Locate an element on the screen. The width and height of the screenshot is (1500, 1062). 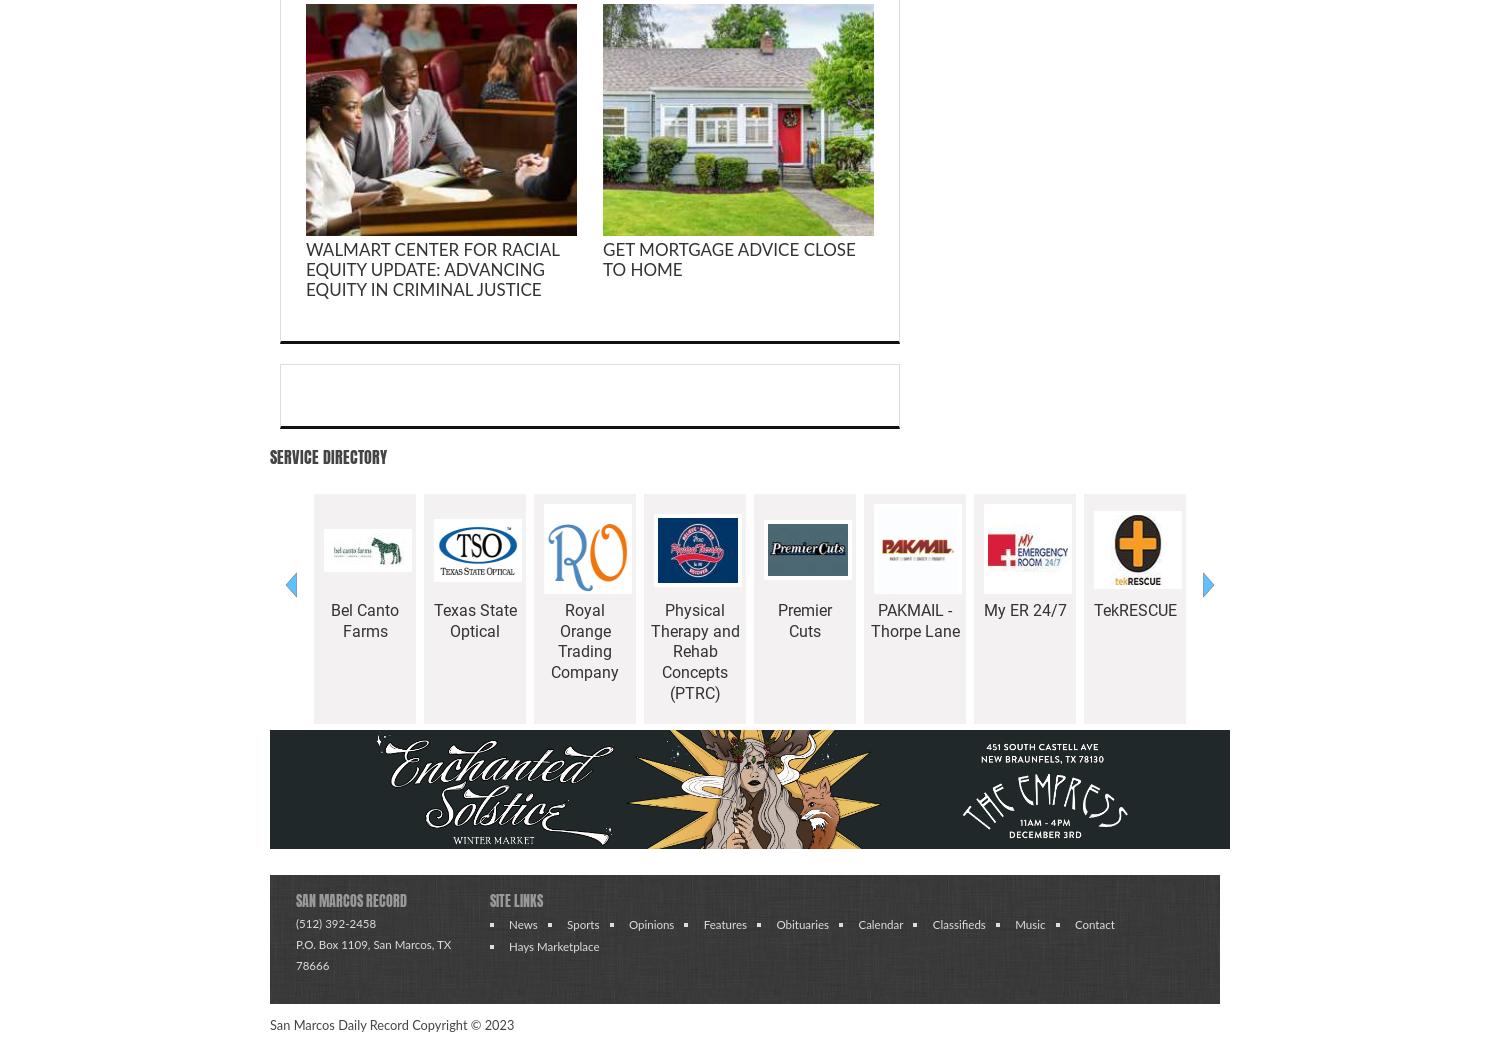
'P.O. Box 1109, San Marcos, TX 78666' is located at coordinates (372, 953).